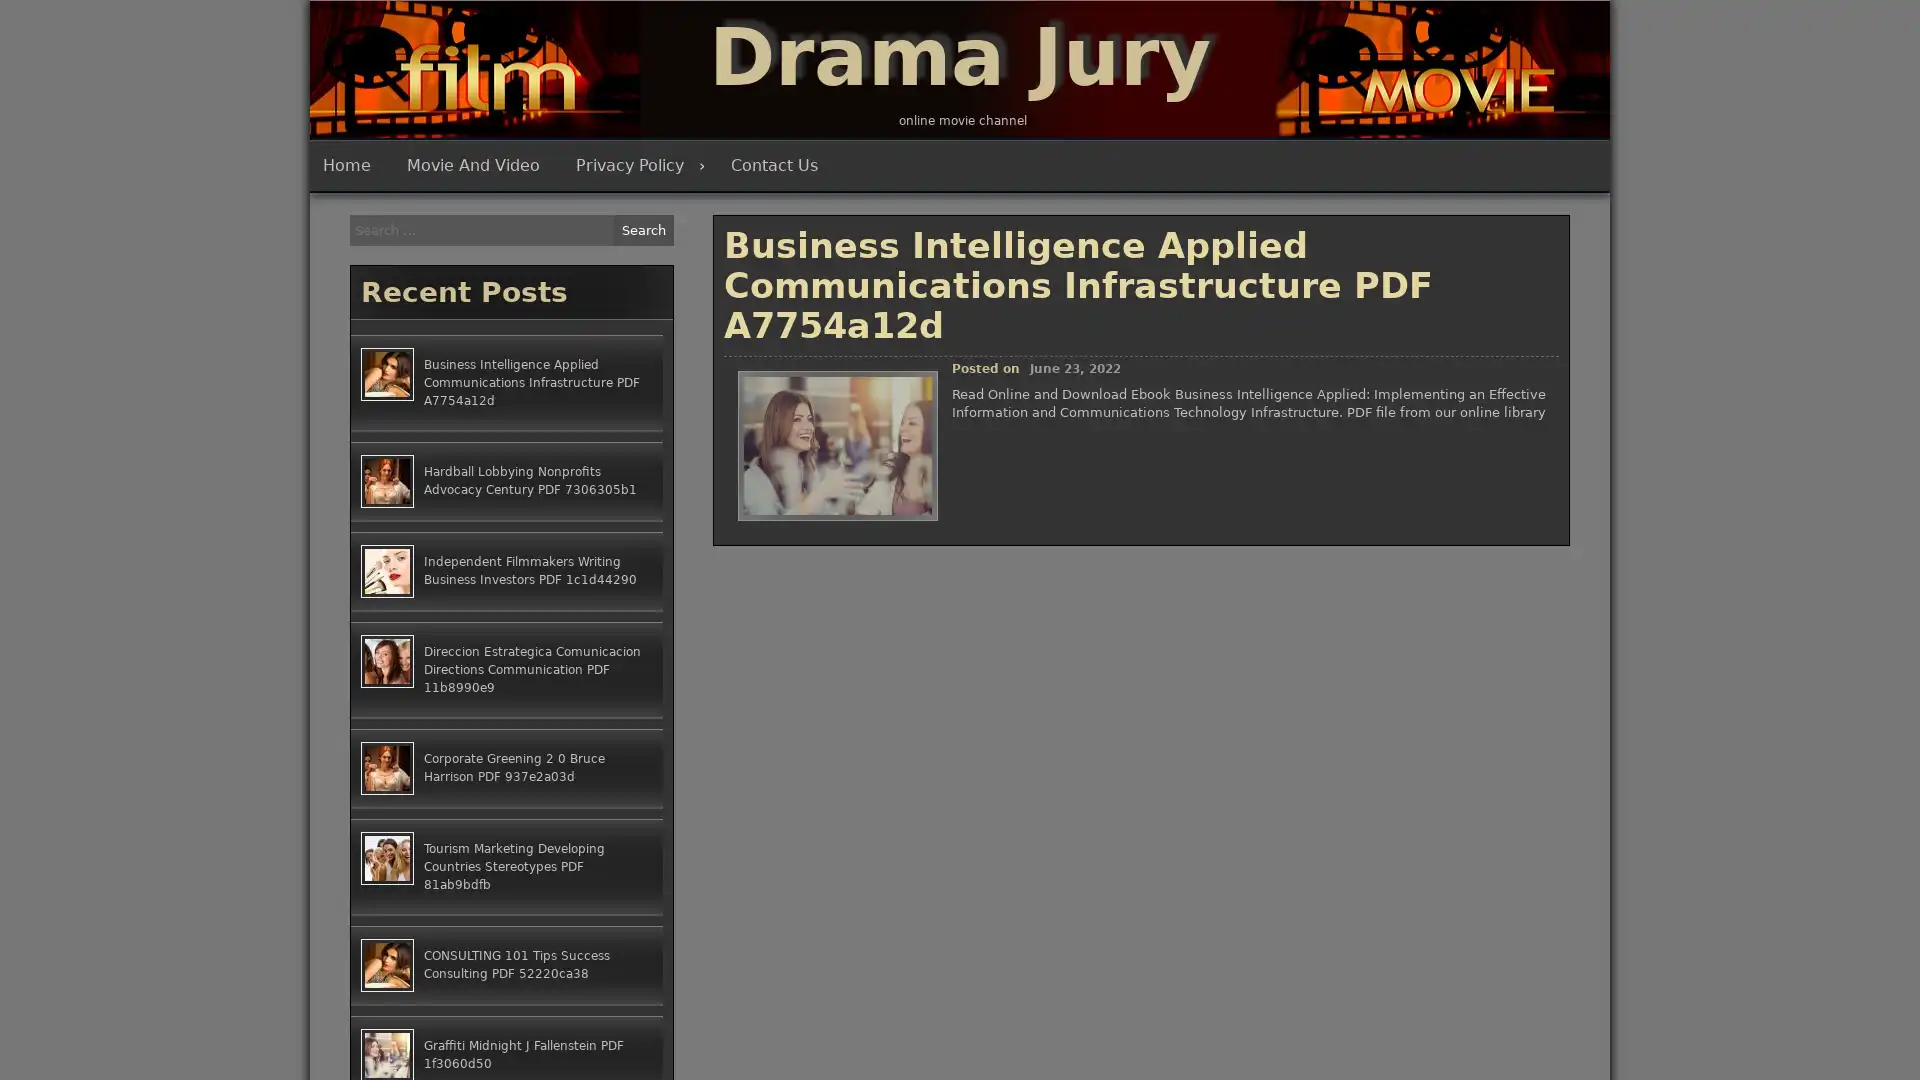 The image size is (1920, 1080). What do you see at coordinates (643, 229) in the screenshot?
I see `Search` at bounding box center [643, 229].